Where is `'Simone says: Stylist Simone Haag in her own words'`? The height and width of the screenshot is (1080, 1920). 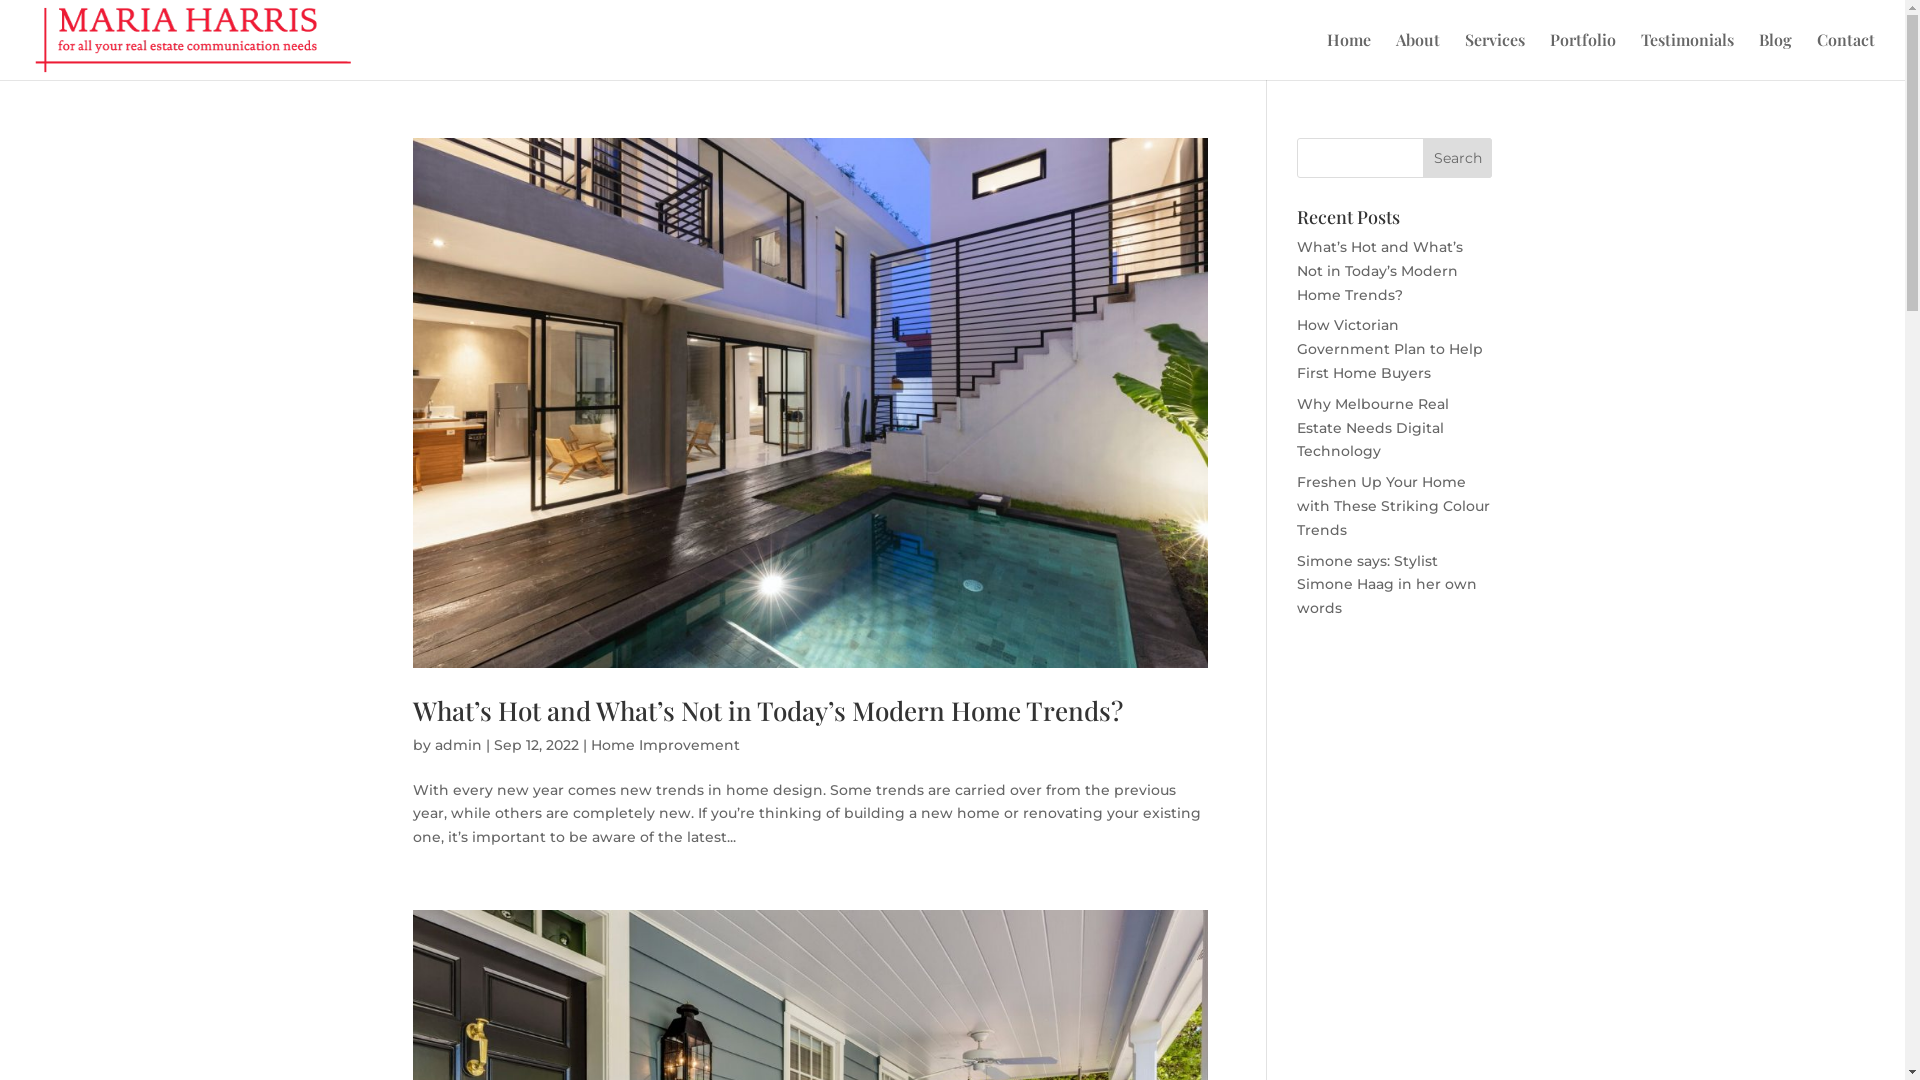 'Simone says: Stylist Simone Haag in her own words' is located at coordinates (1386, 585).